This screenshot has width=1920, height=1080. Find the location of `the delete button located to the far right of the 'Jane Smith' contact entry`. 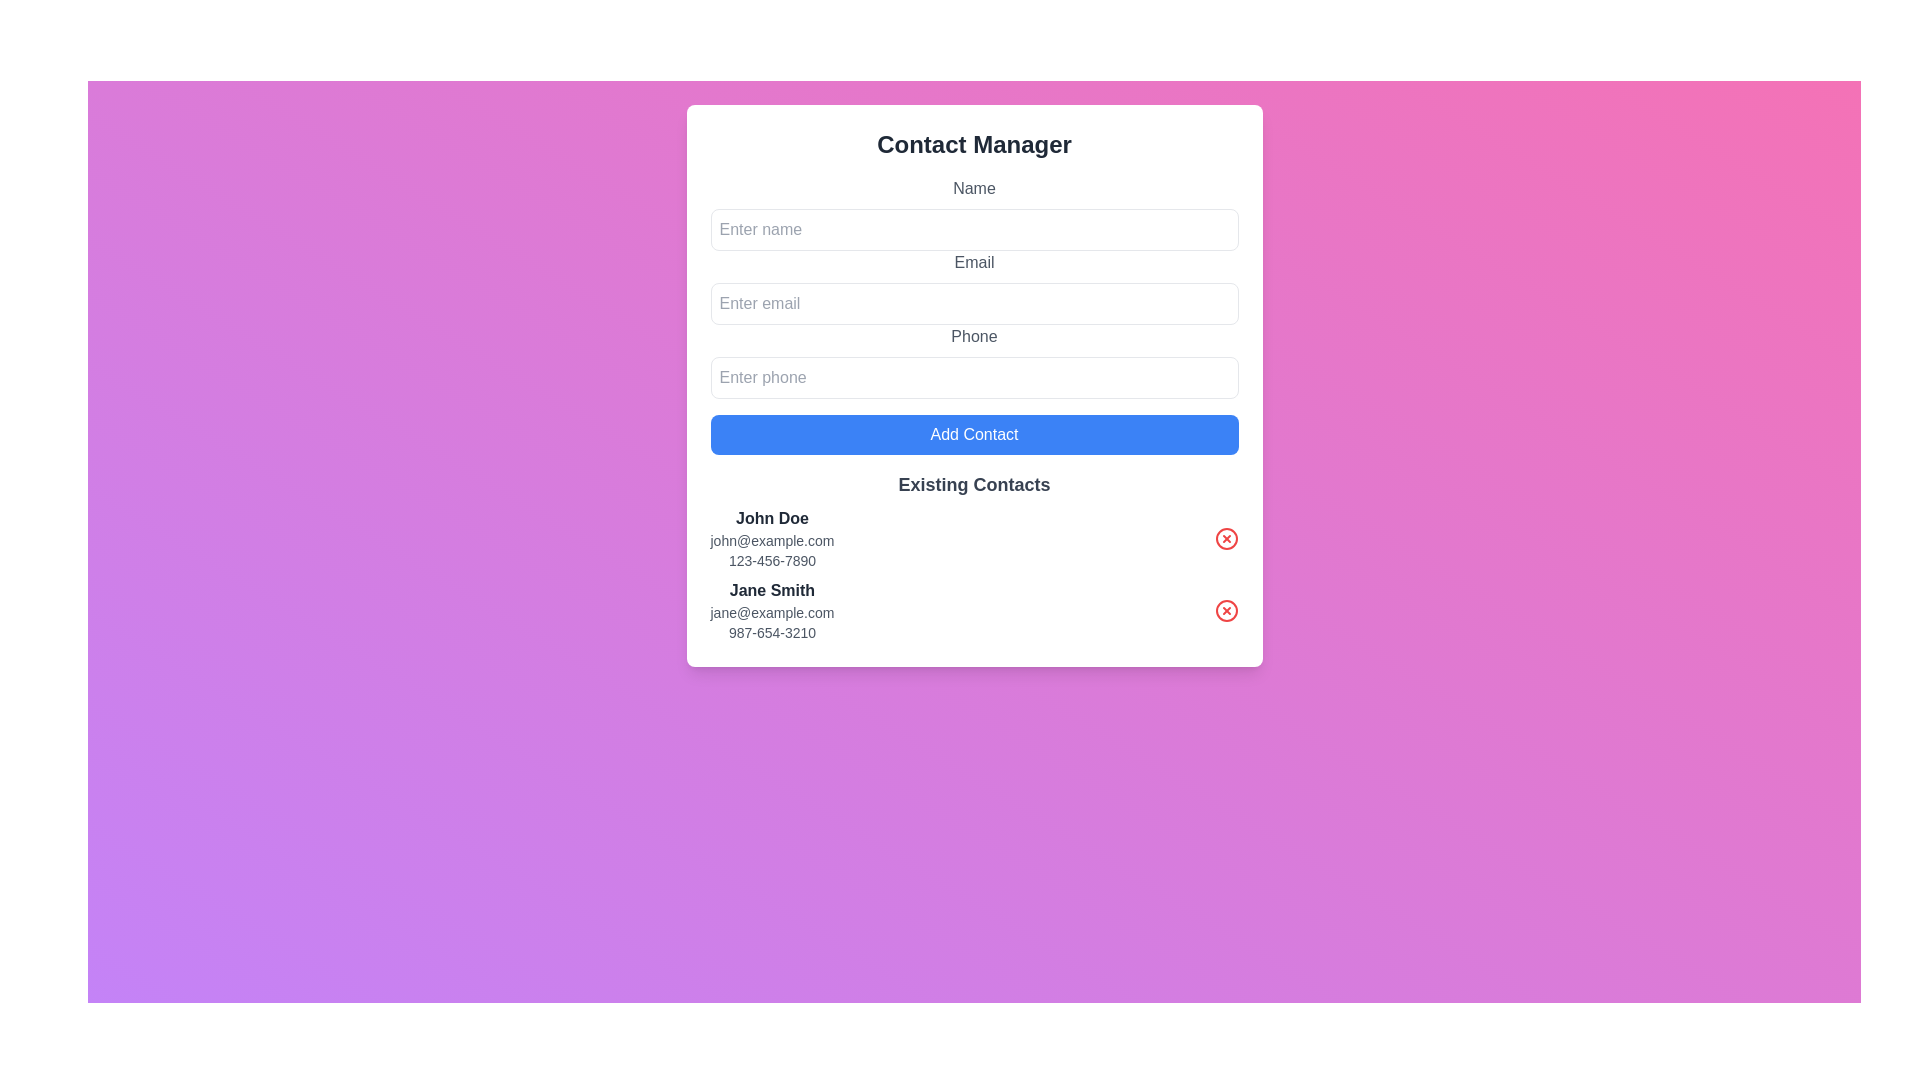

the delete button located to the far right of the 'Jane Smith' contact entry is located at coordinates (1225, 609).